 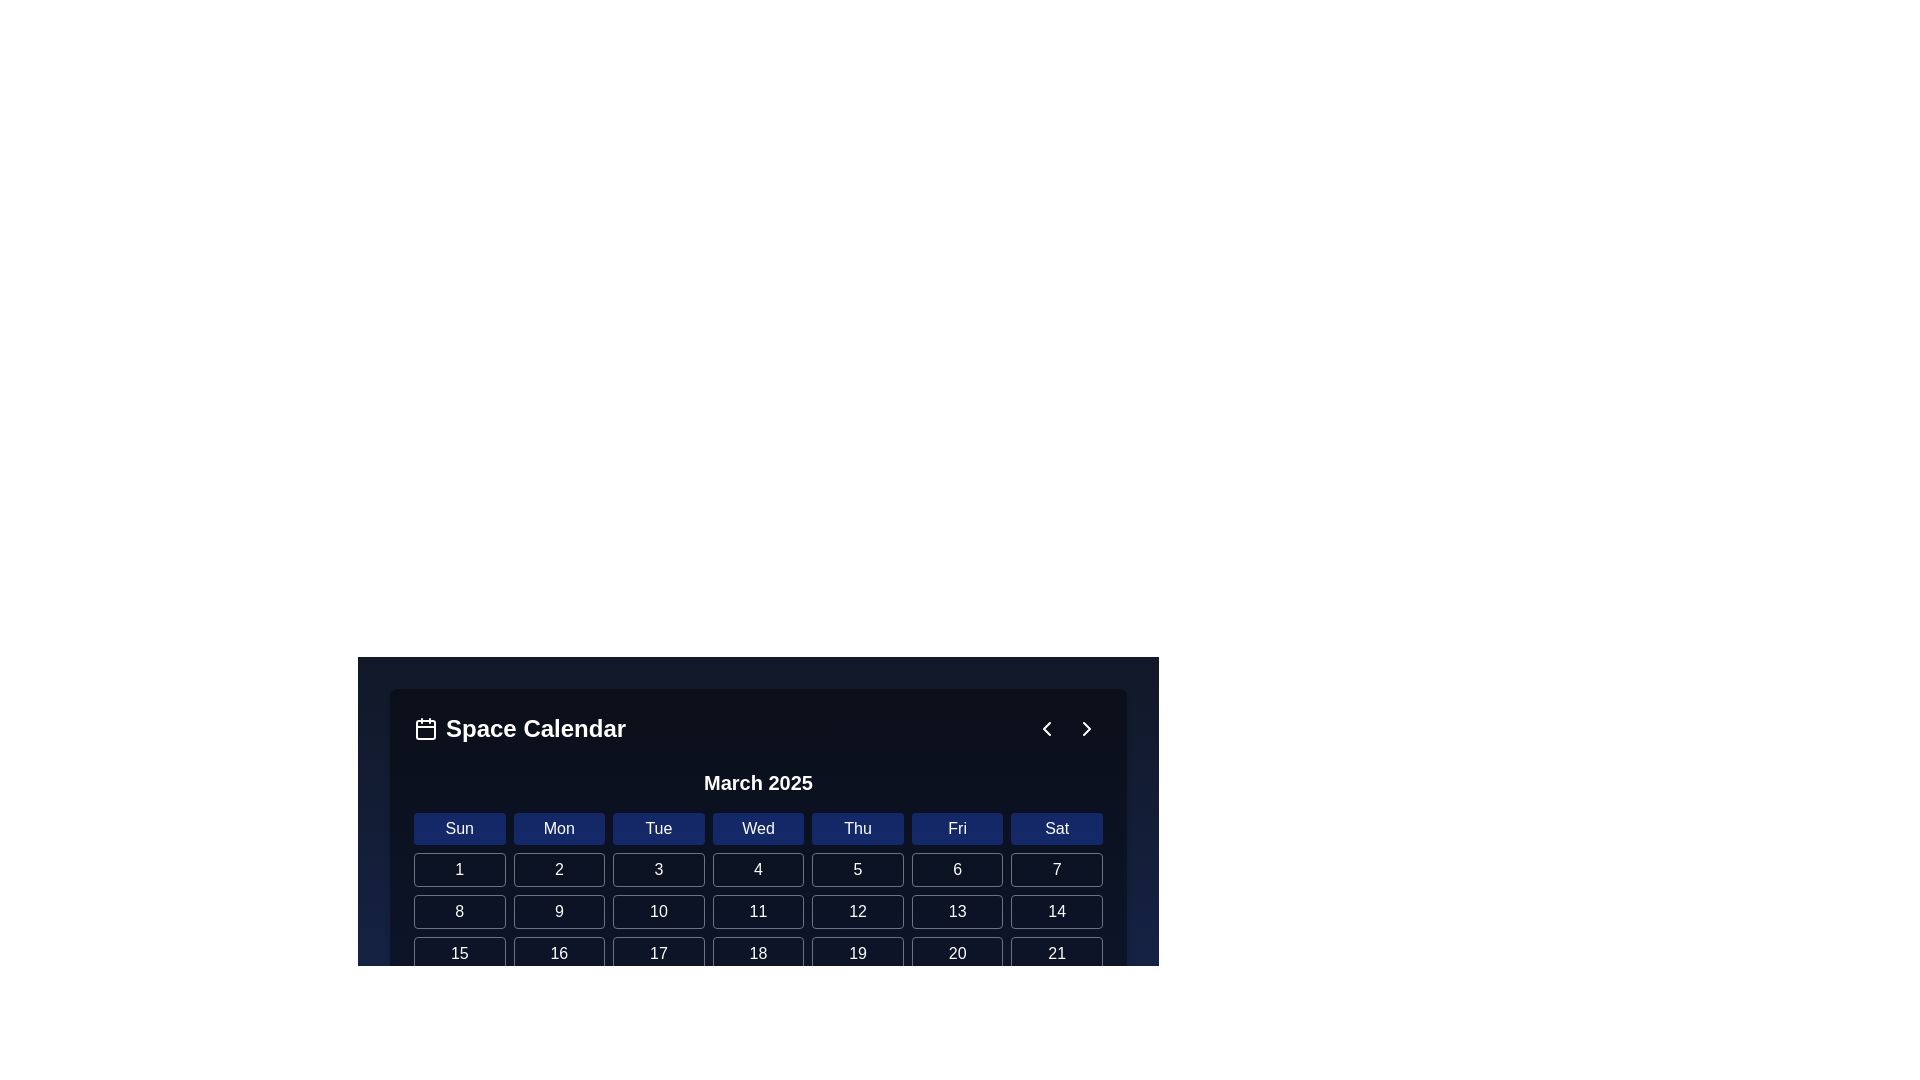 I want to click on the Calendar Day Cell representing the 18th day of March 2025, so click(x=757, y=952).